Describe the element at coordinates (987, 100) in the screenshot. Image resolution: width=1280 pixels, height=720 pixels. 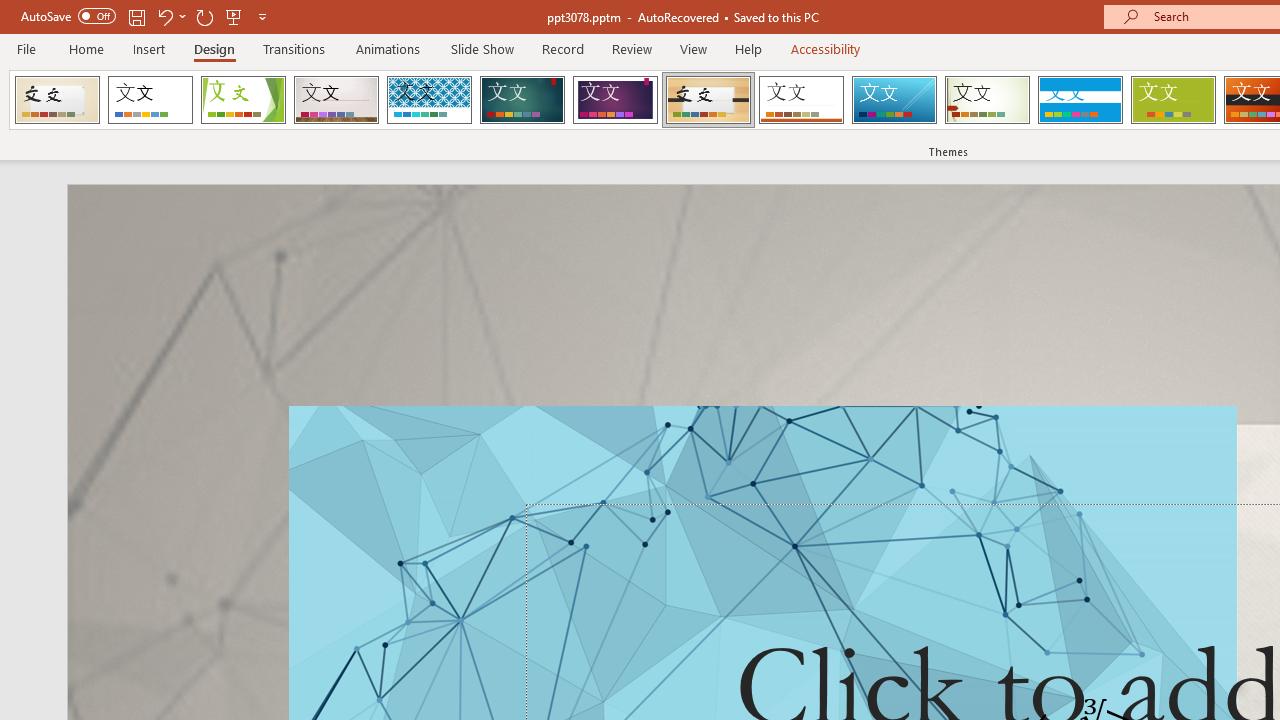
I see `'Wisp'` at that location.